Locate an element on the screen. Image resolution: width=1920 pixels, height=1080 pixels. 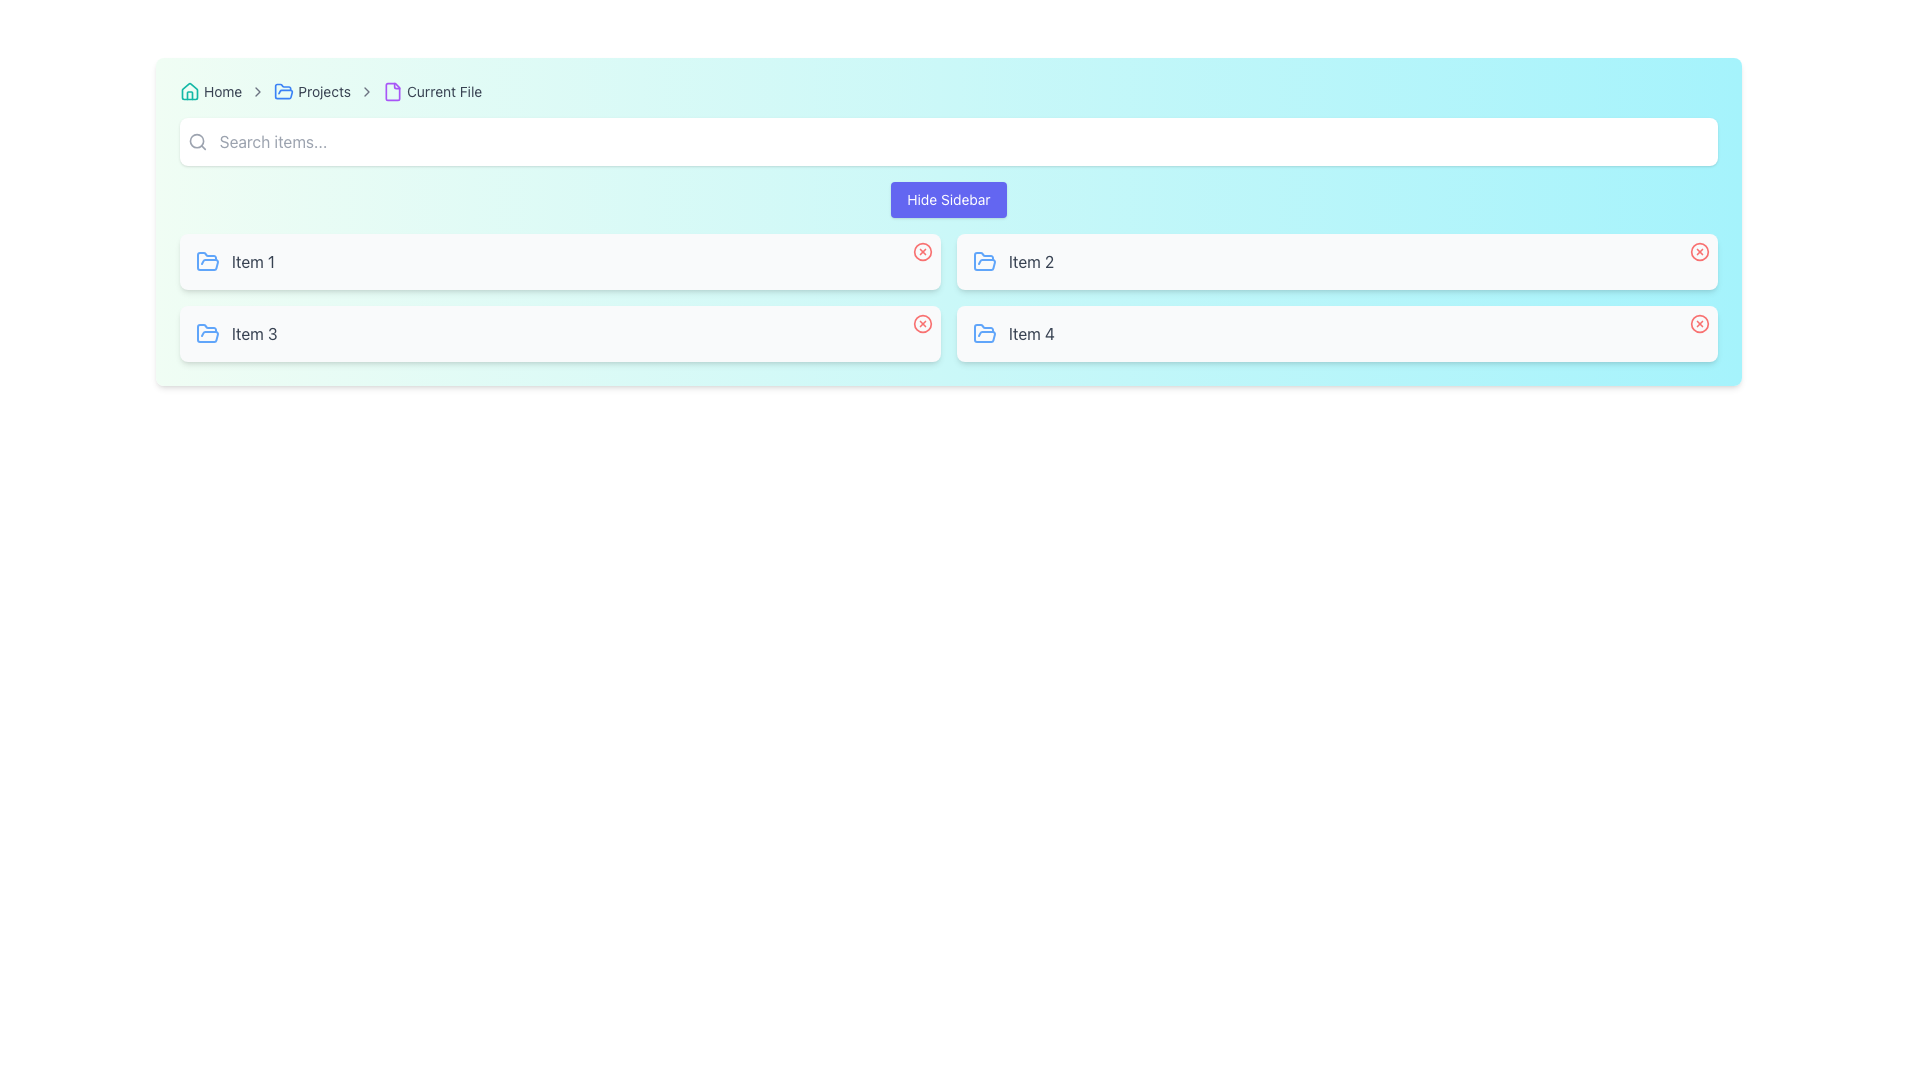
the folder icon located in the second row under the 'Item 3' label, positioned to the left of the label text is located at coordinates (207, 332).